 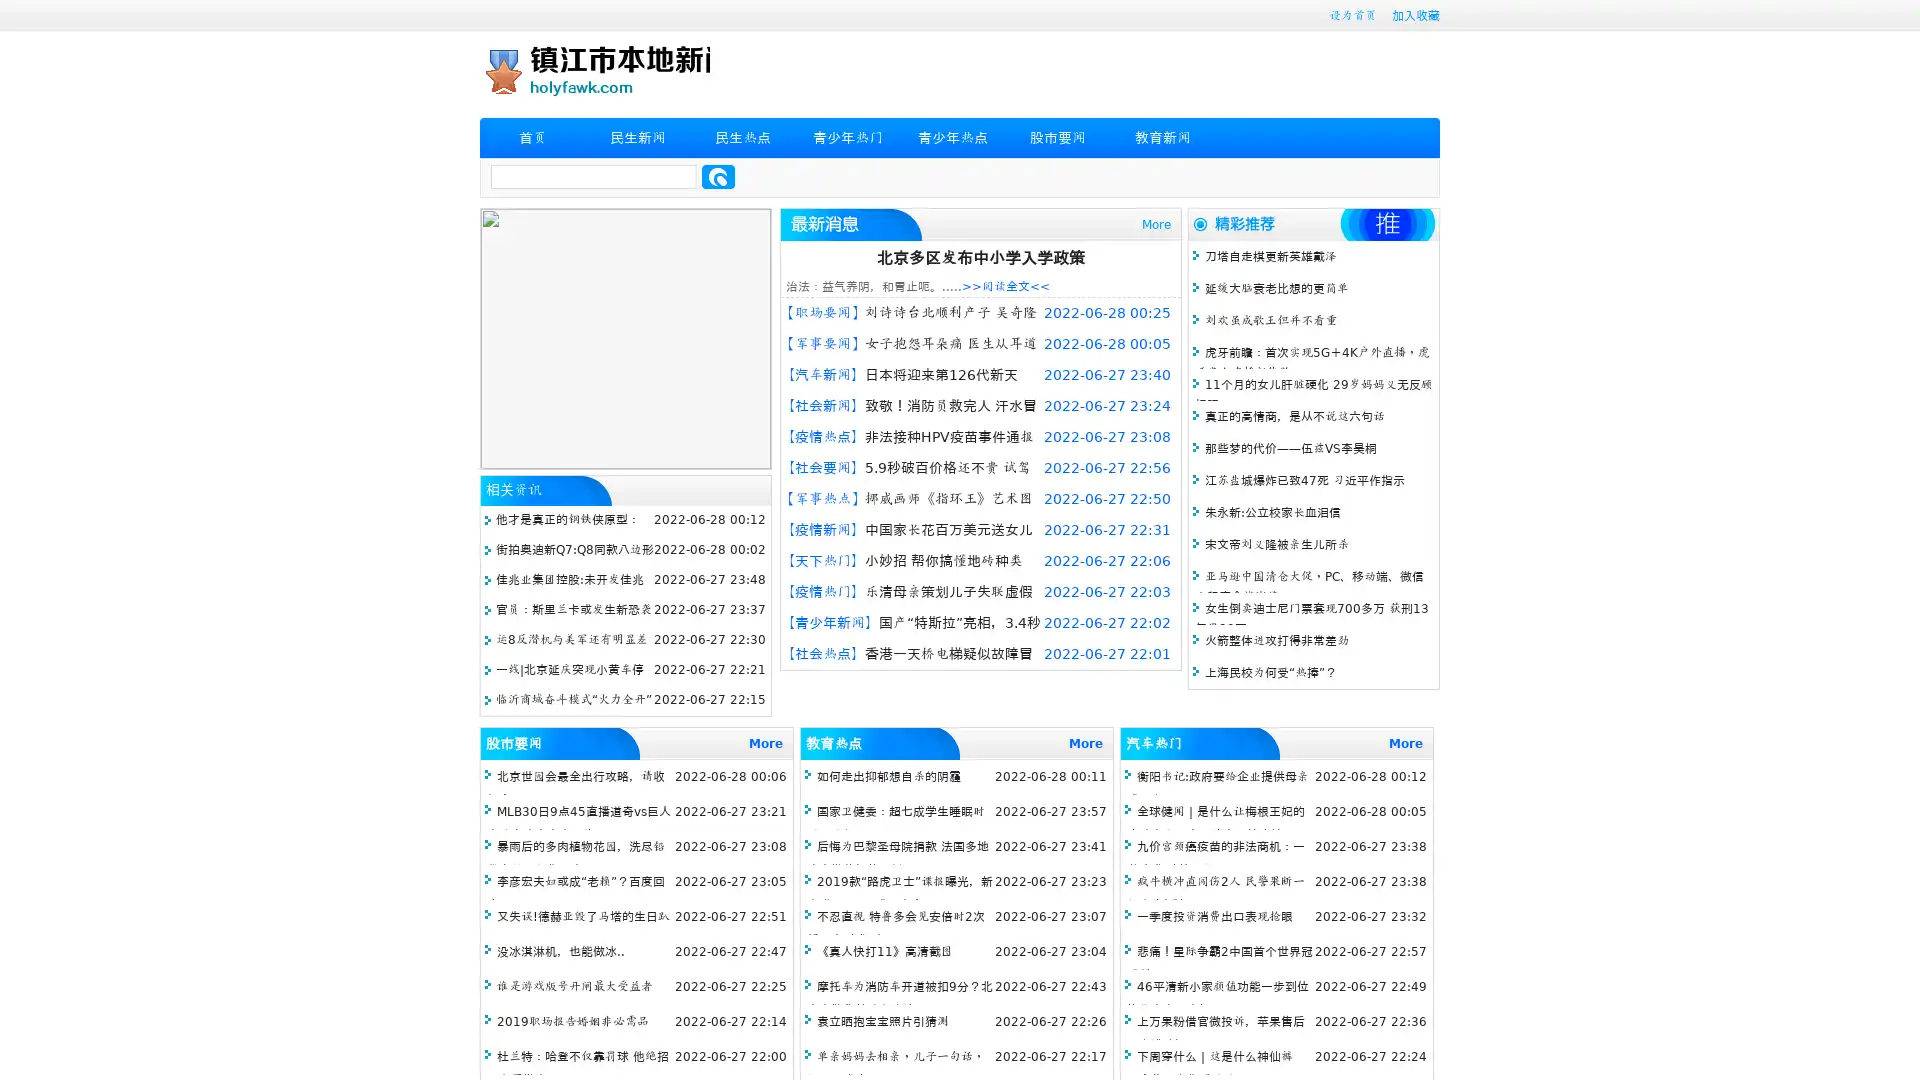 What do you see at coordinates (718, 176) in the screenshot?
I see `Search` at bounding box center [718, 176].